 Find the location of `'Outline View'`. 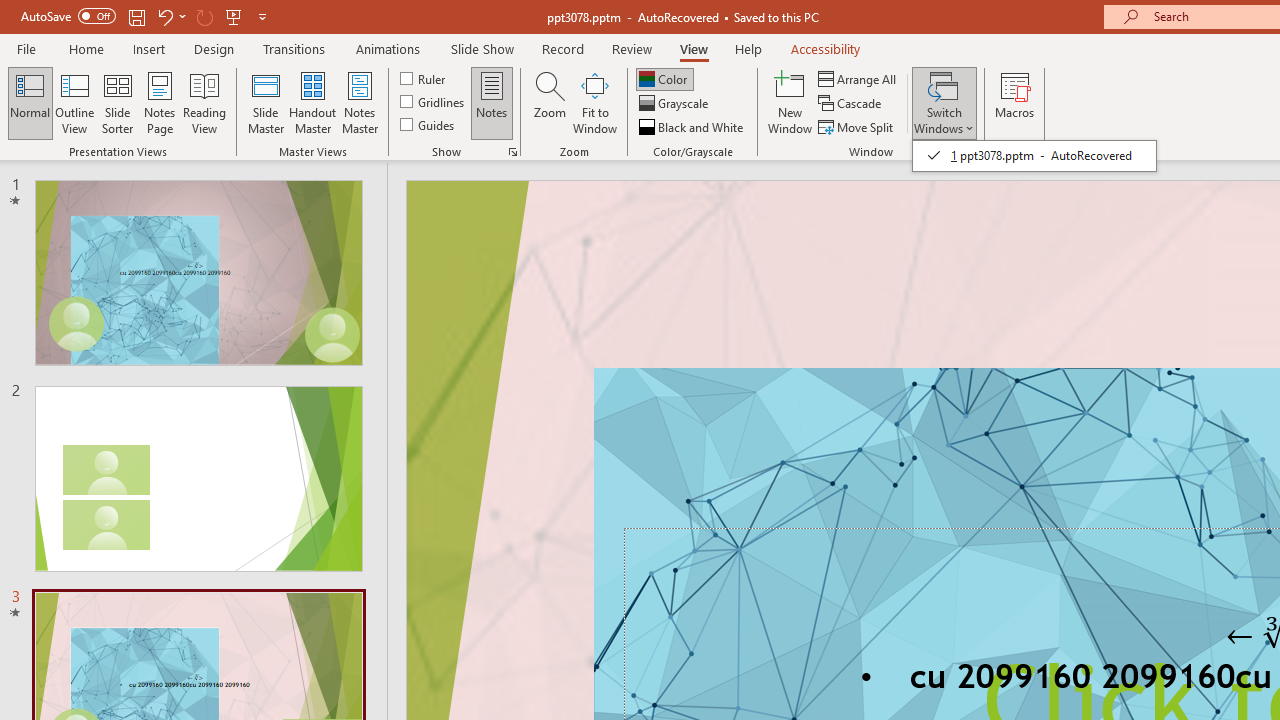

'Outline View' is located at coordinates (74, 103).